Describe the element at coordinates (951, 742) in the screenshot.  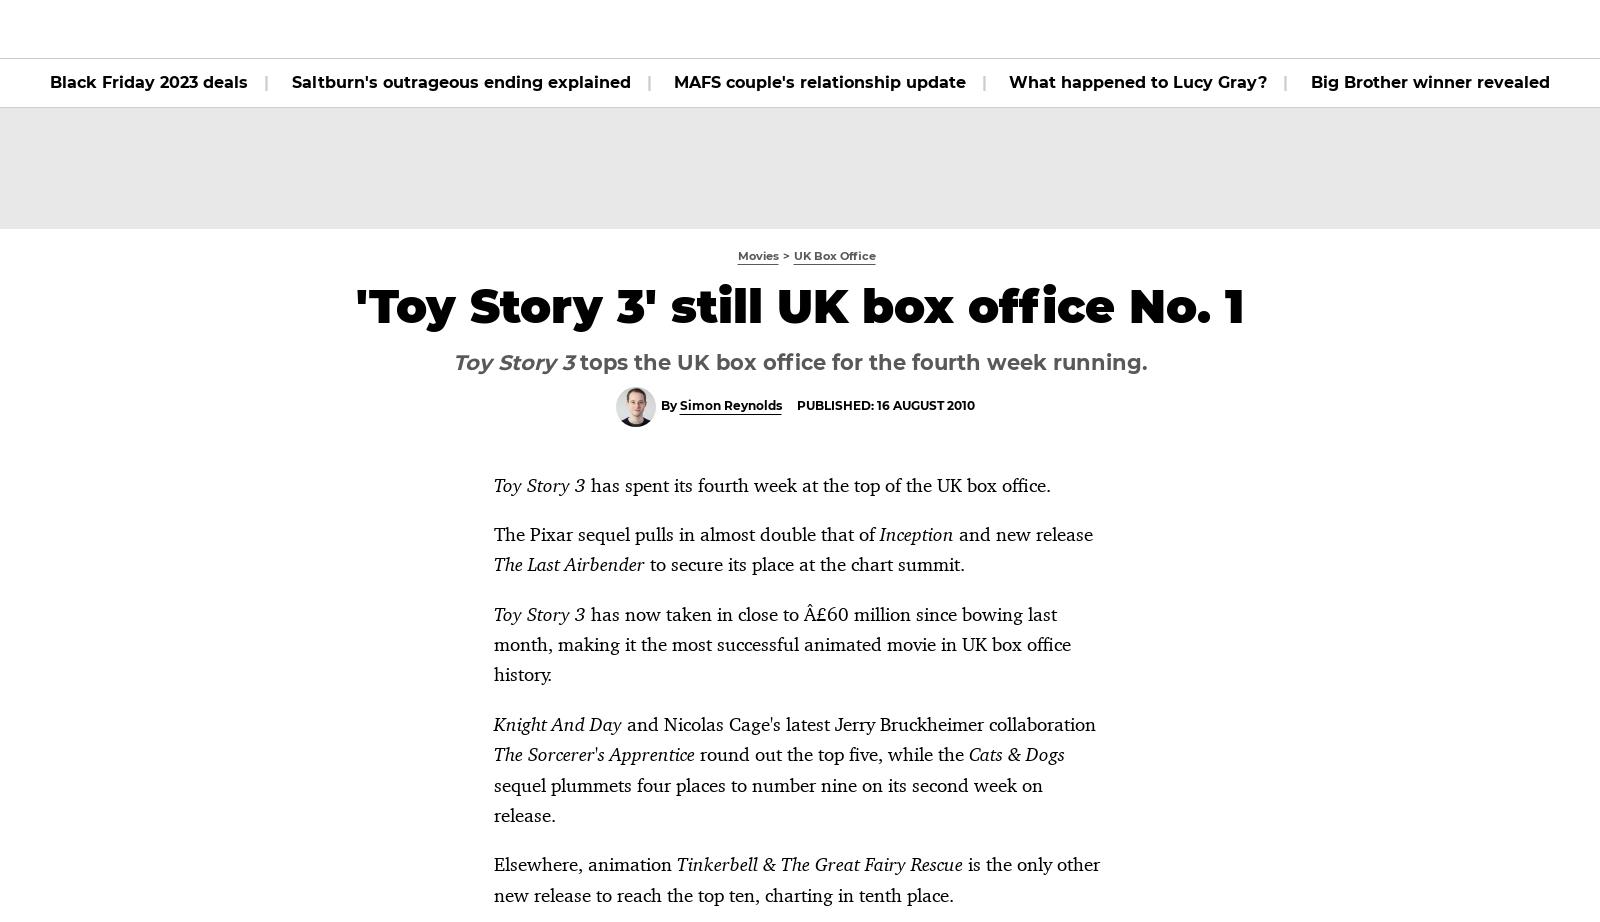
I see `'Mission: Impossible 5 tops UK box office'` at that location.